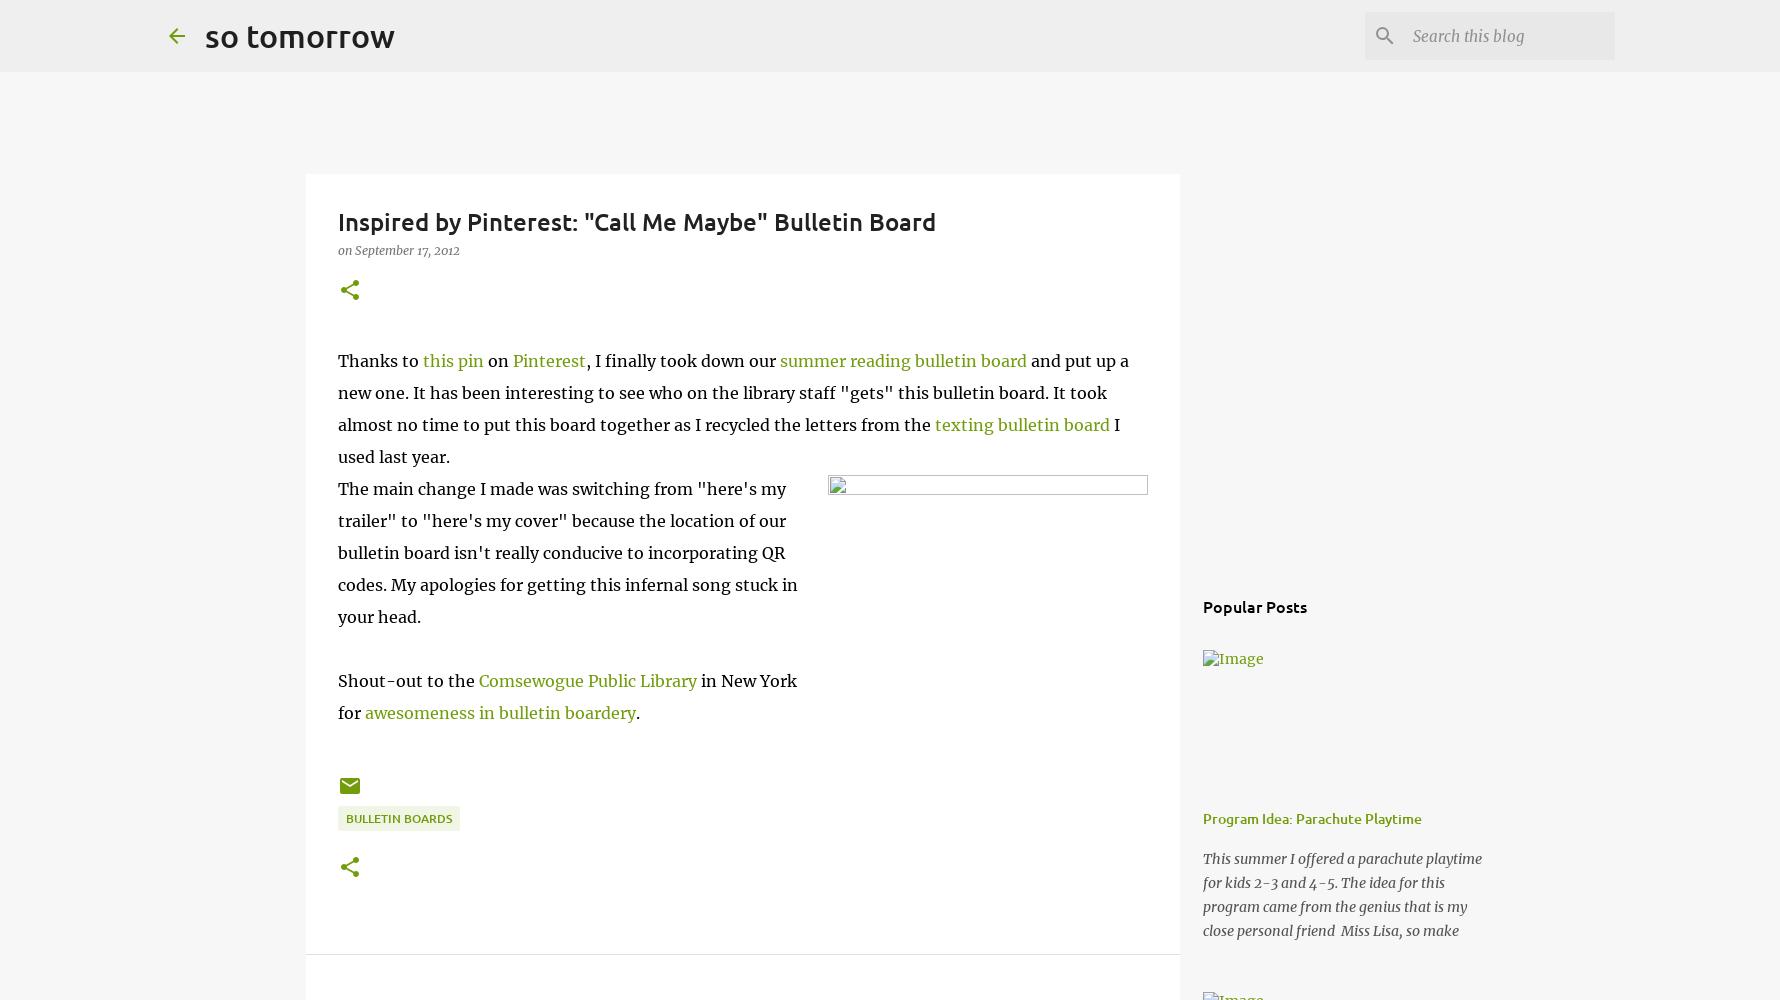 The height and width of the screenshot is (1000, 1780). I want to click on 'I used last year.', so click(727, 440).